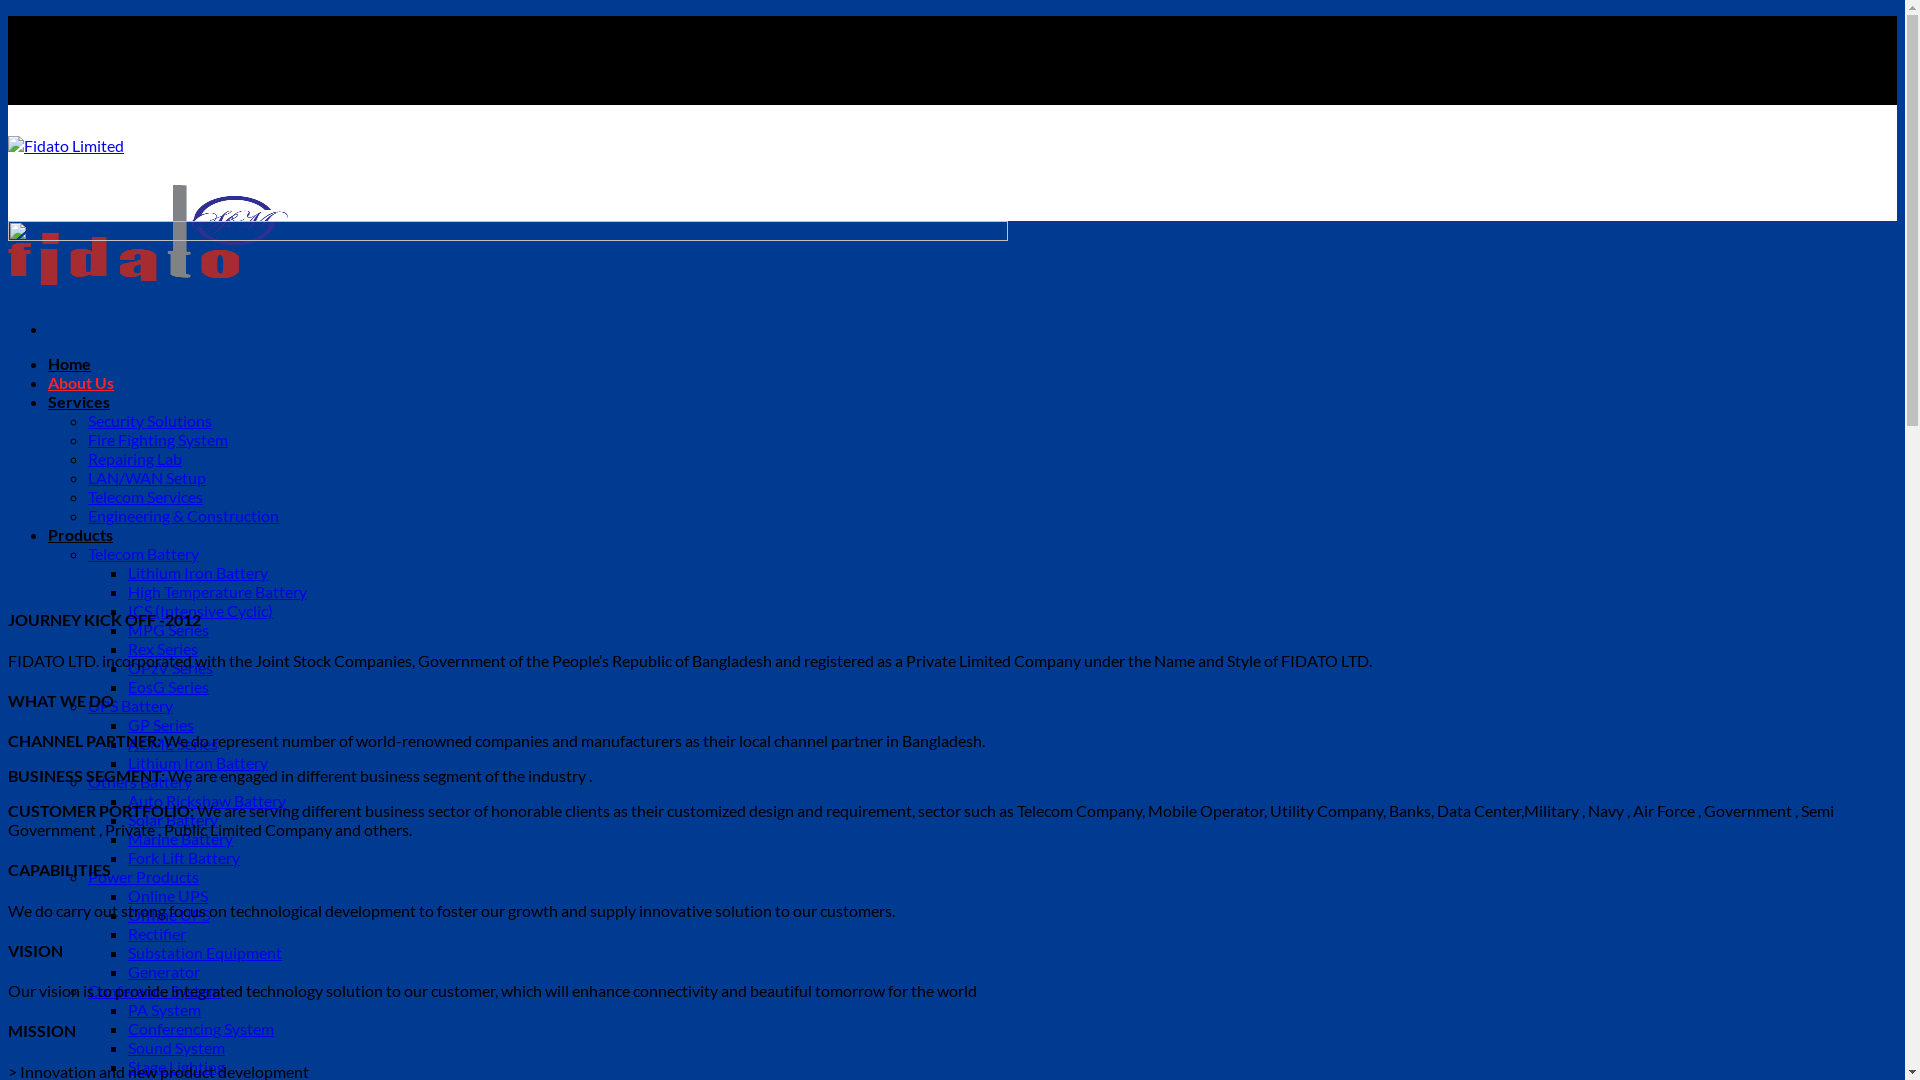 The width and height of the screenshot is (1920, 1080). What do you see at coordinates (7, 15) in the screenshot?
I see `'Skip to content'` at bounding box center [7, 15].